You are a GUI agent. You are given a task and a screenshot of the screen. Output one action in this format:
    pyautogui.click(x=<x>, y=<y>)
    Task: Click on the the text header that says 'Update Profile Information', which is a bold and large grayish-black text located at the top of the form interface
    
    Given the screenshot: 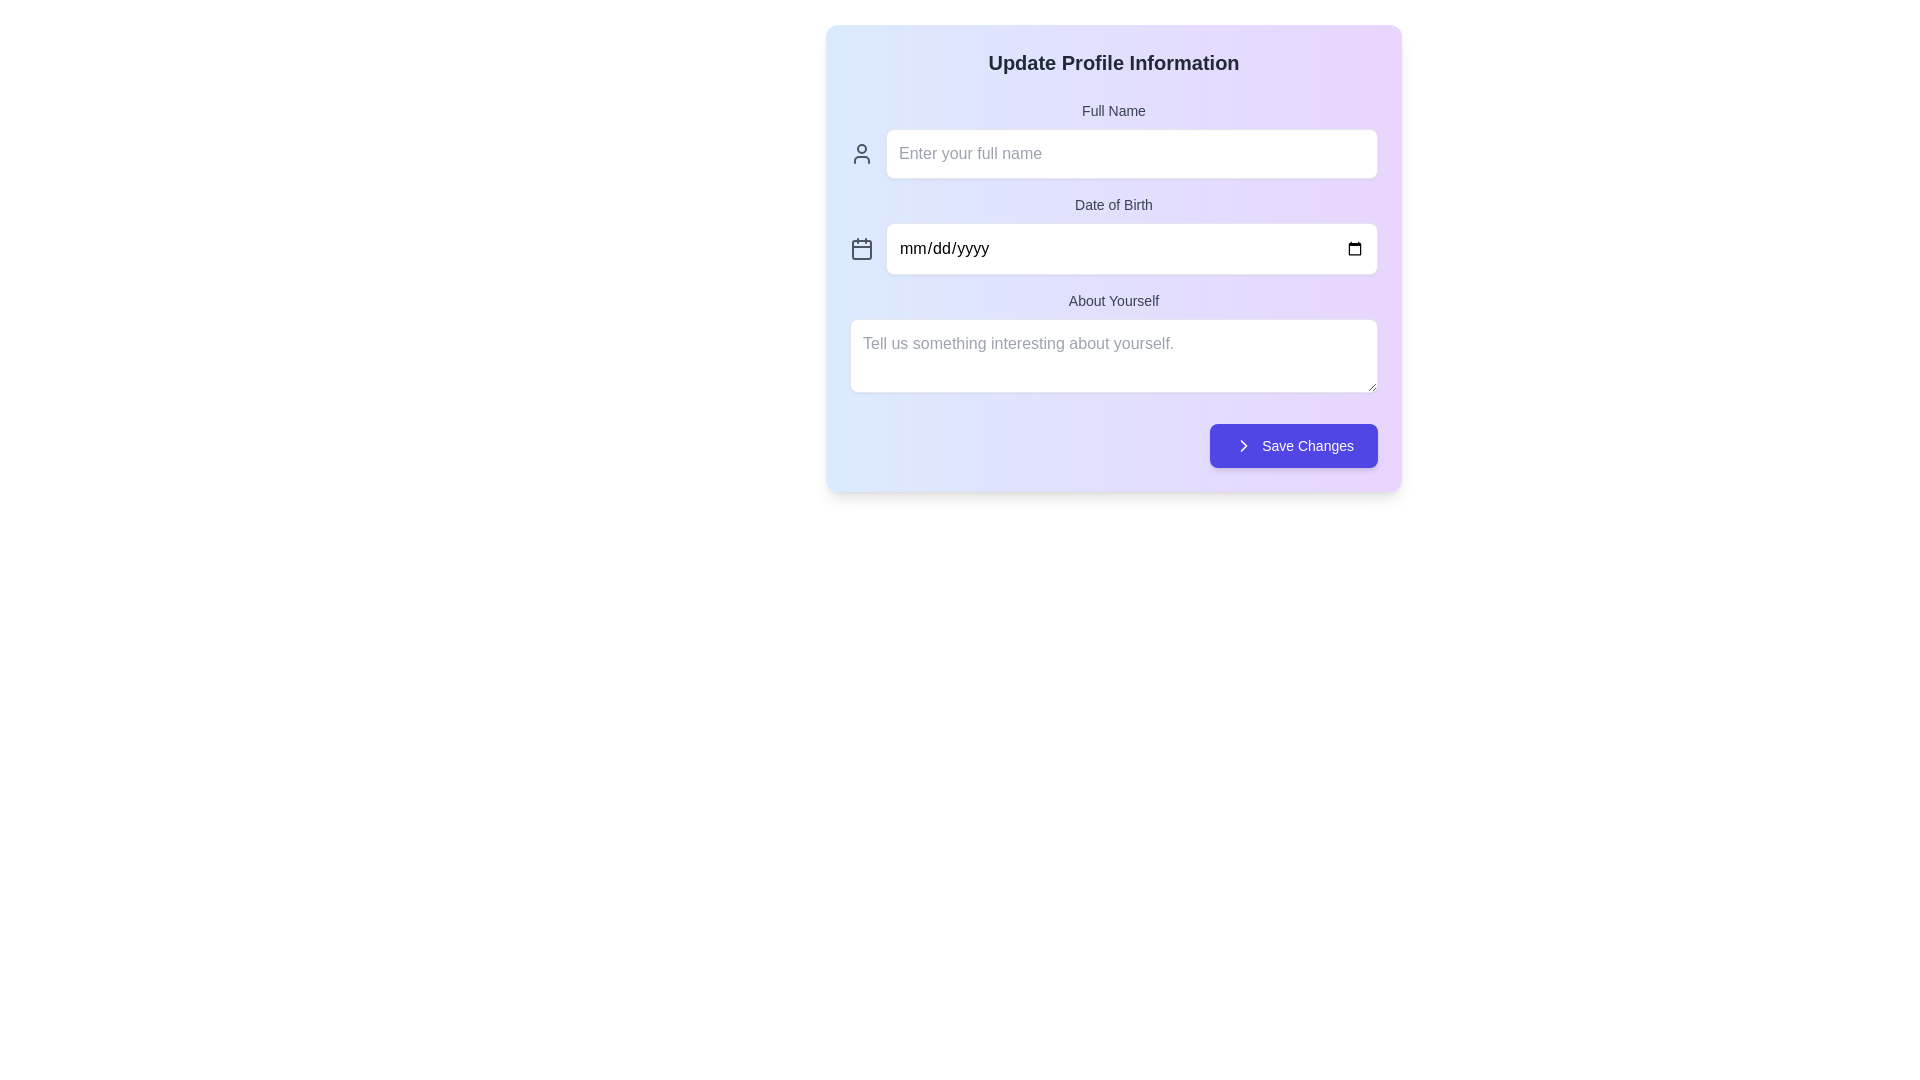 What is the action you would take?
    pyautogui.click(x=1112, y=61)
    